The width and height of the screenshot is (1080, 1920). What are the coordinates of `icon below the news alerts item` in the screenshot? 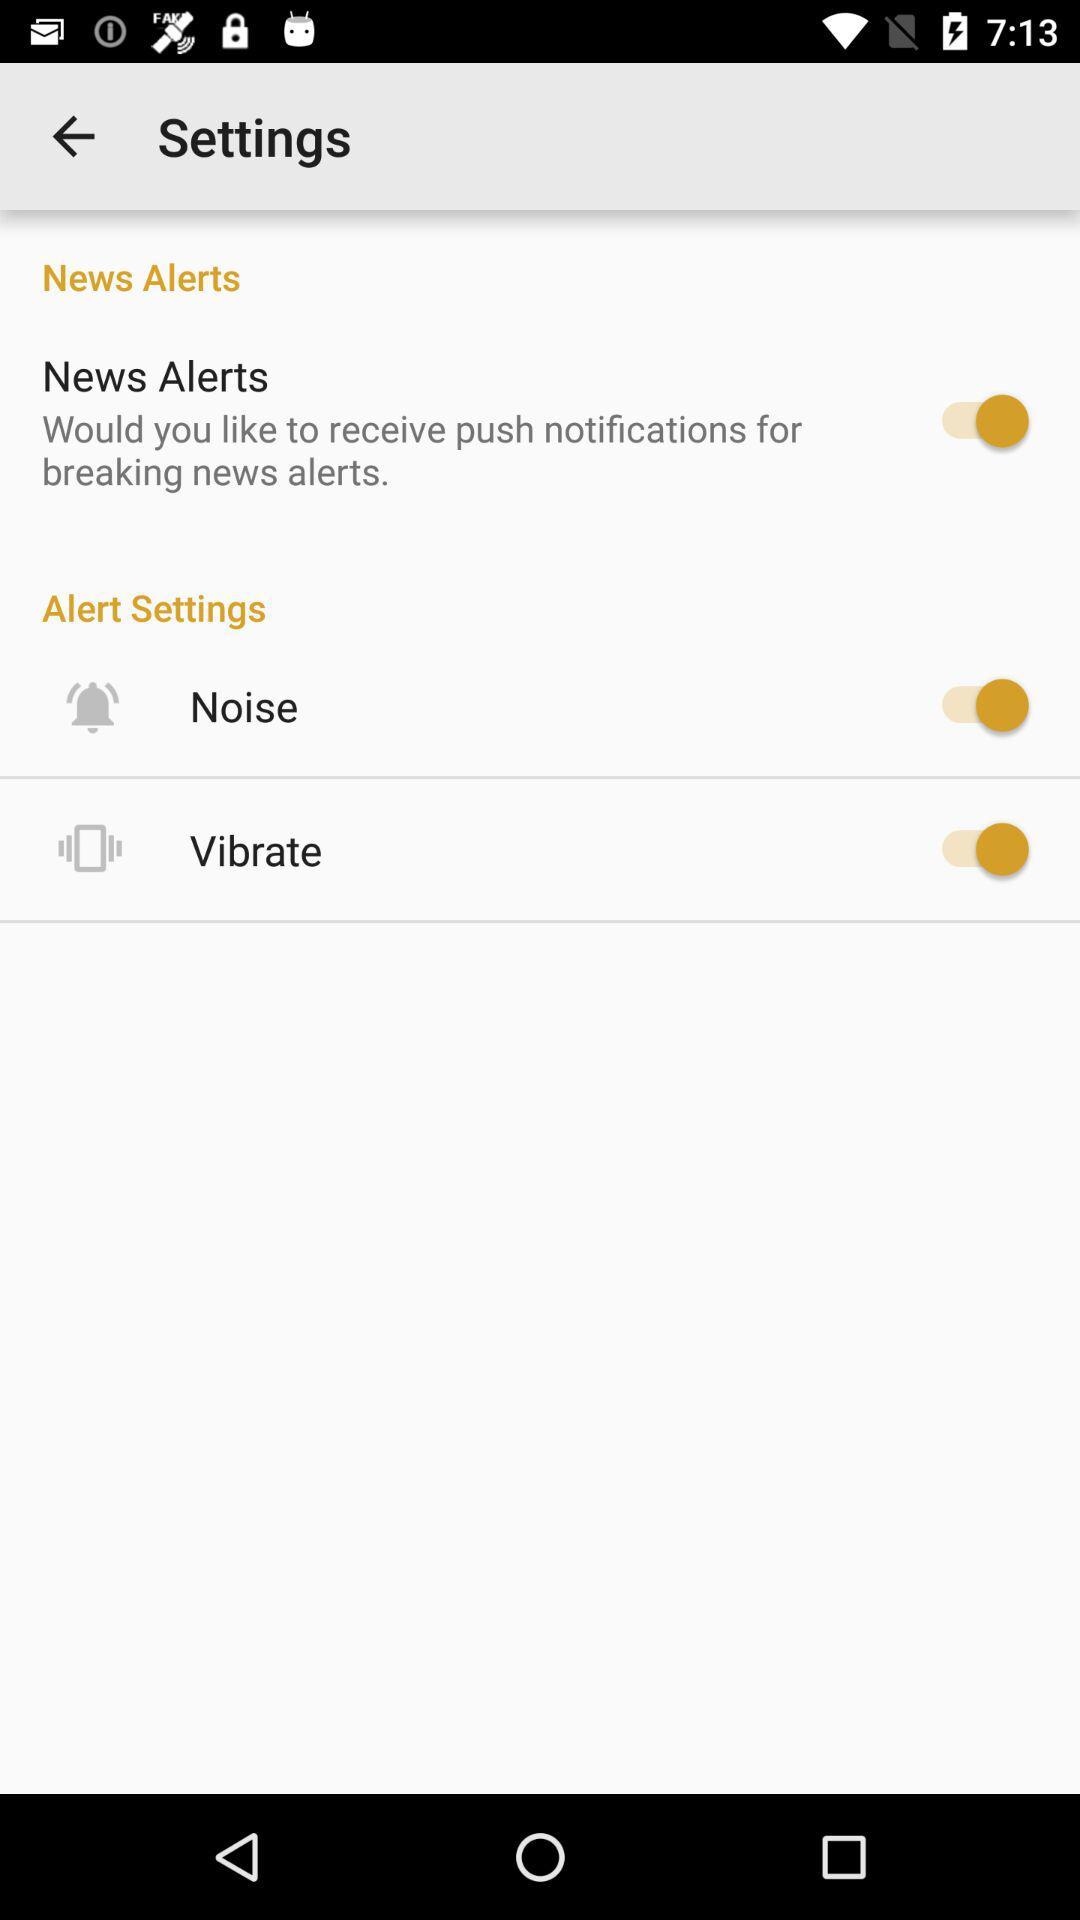 It's located at (456, 448).